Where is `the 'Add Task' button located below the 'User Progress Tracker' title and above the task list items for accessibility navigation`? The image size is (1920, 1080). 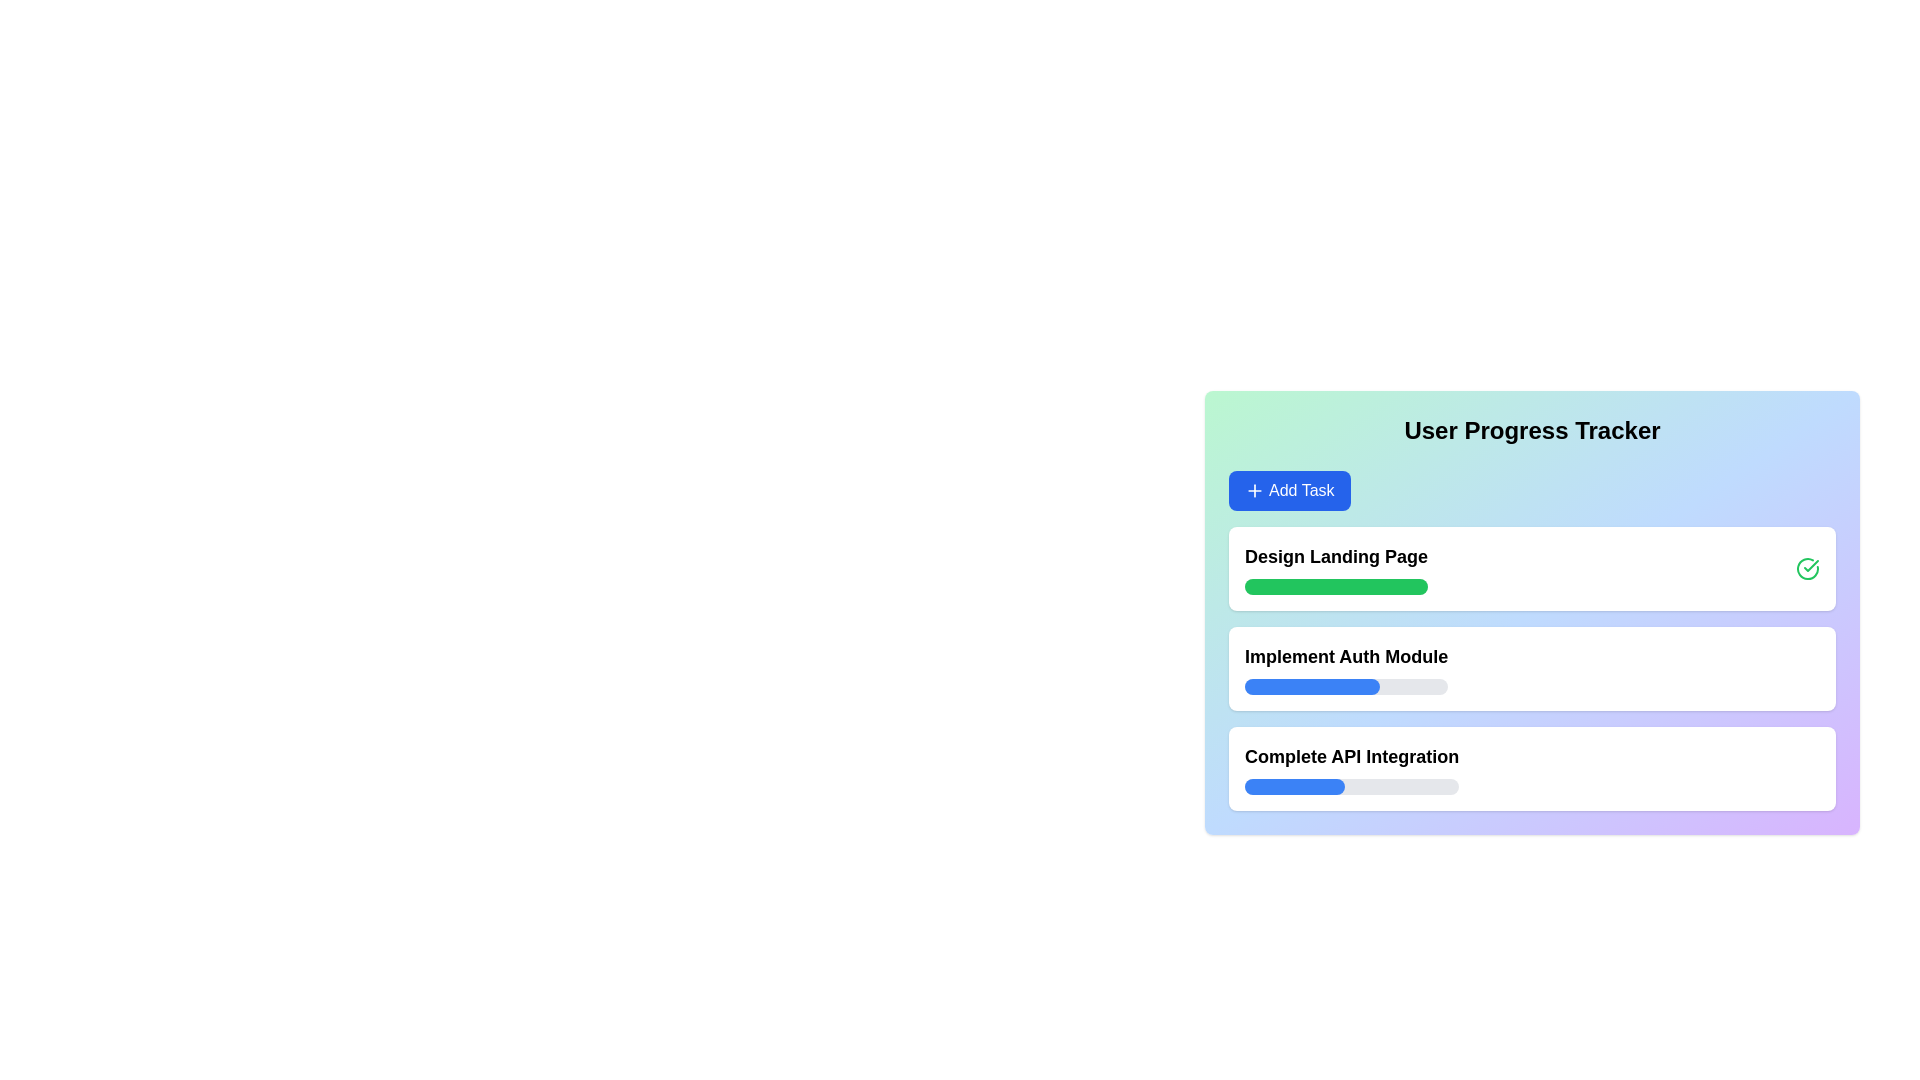 the 'Add Task' button located below the 'User Progress Tracker' title and above the task list items for accessibility navigation is located at coordinates (1289, 490).